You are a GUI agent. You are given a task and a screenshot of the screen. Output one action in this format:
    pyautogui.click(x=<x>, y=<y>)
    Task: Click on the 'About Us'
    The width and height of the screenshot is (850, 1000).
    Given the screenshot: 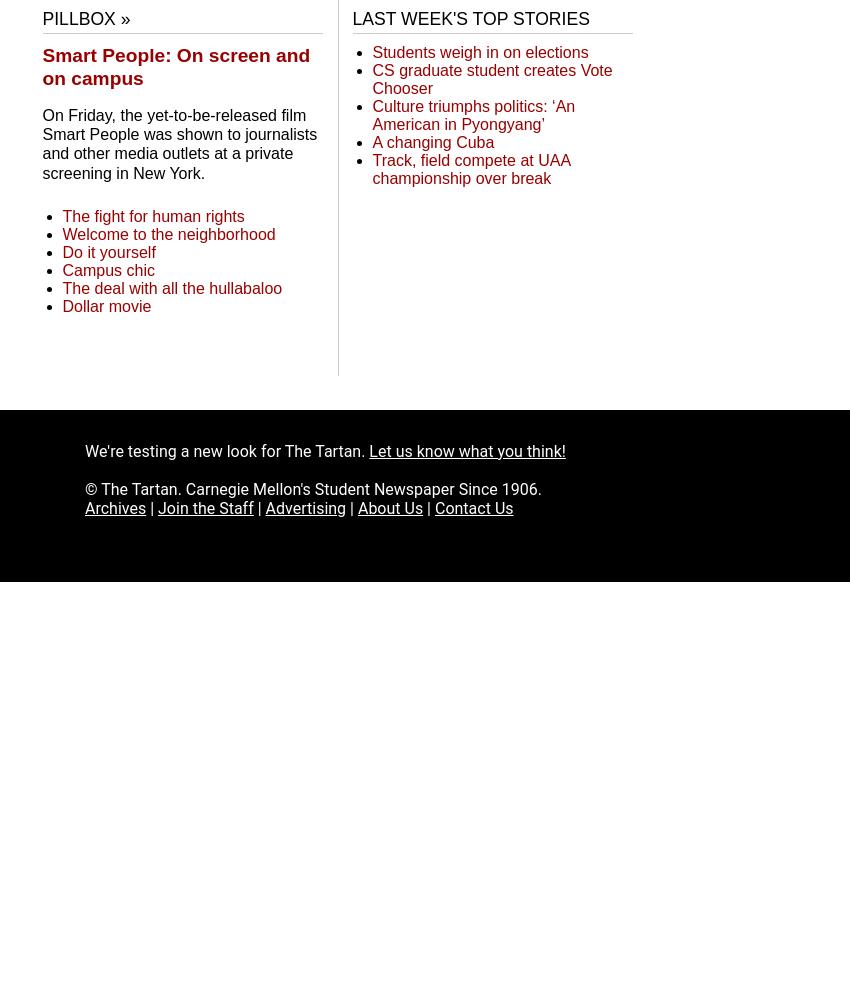 What is the action you would take?
    pyautogui.click(x=389, y=507)
    